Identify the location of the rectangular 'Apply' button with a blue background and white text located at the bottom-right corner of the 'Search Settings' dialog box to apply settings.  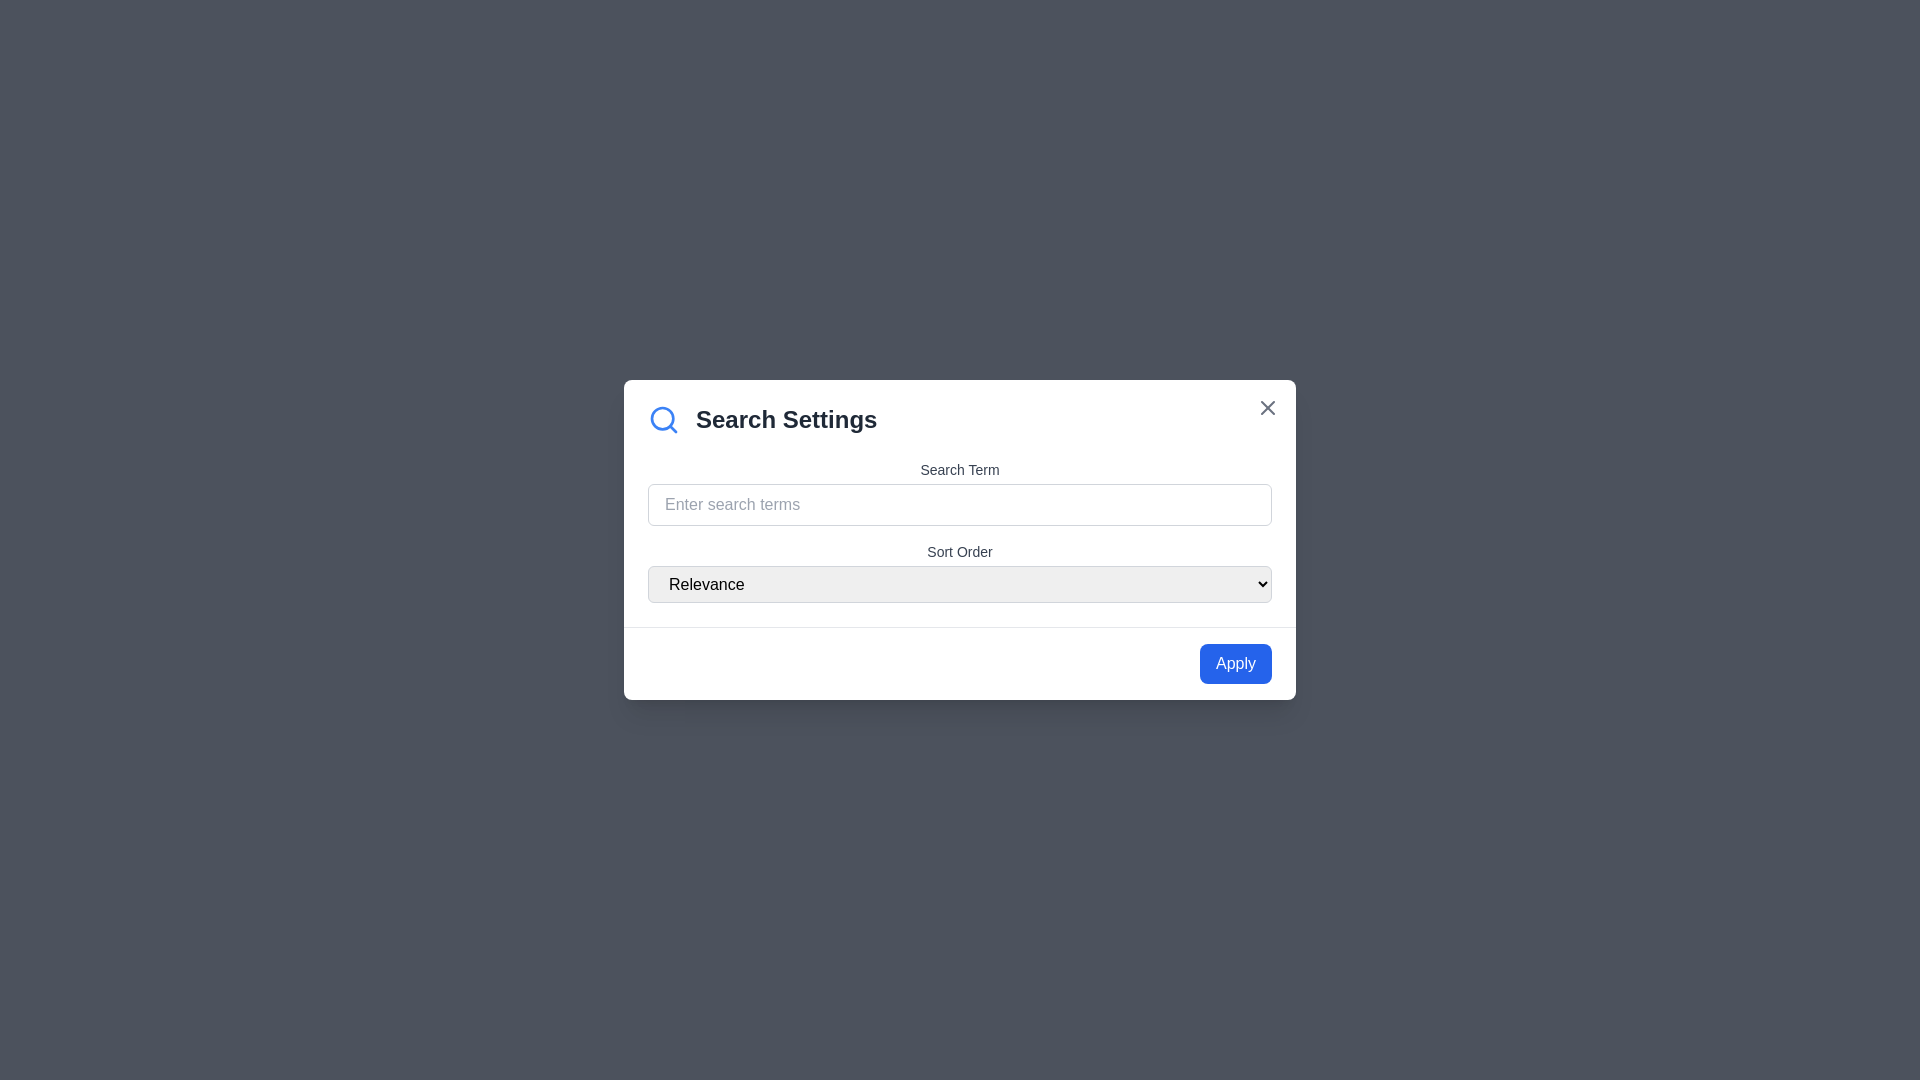
(1234, 663).